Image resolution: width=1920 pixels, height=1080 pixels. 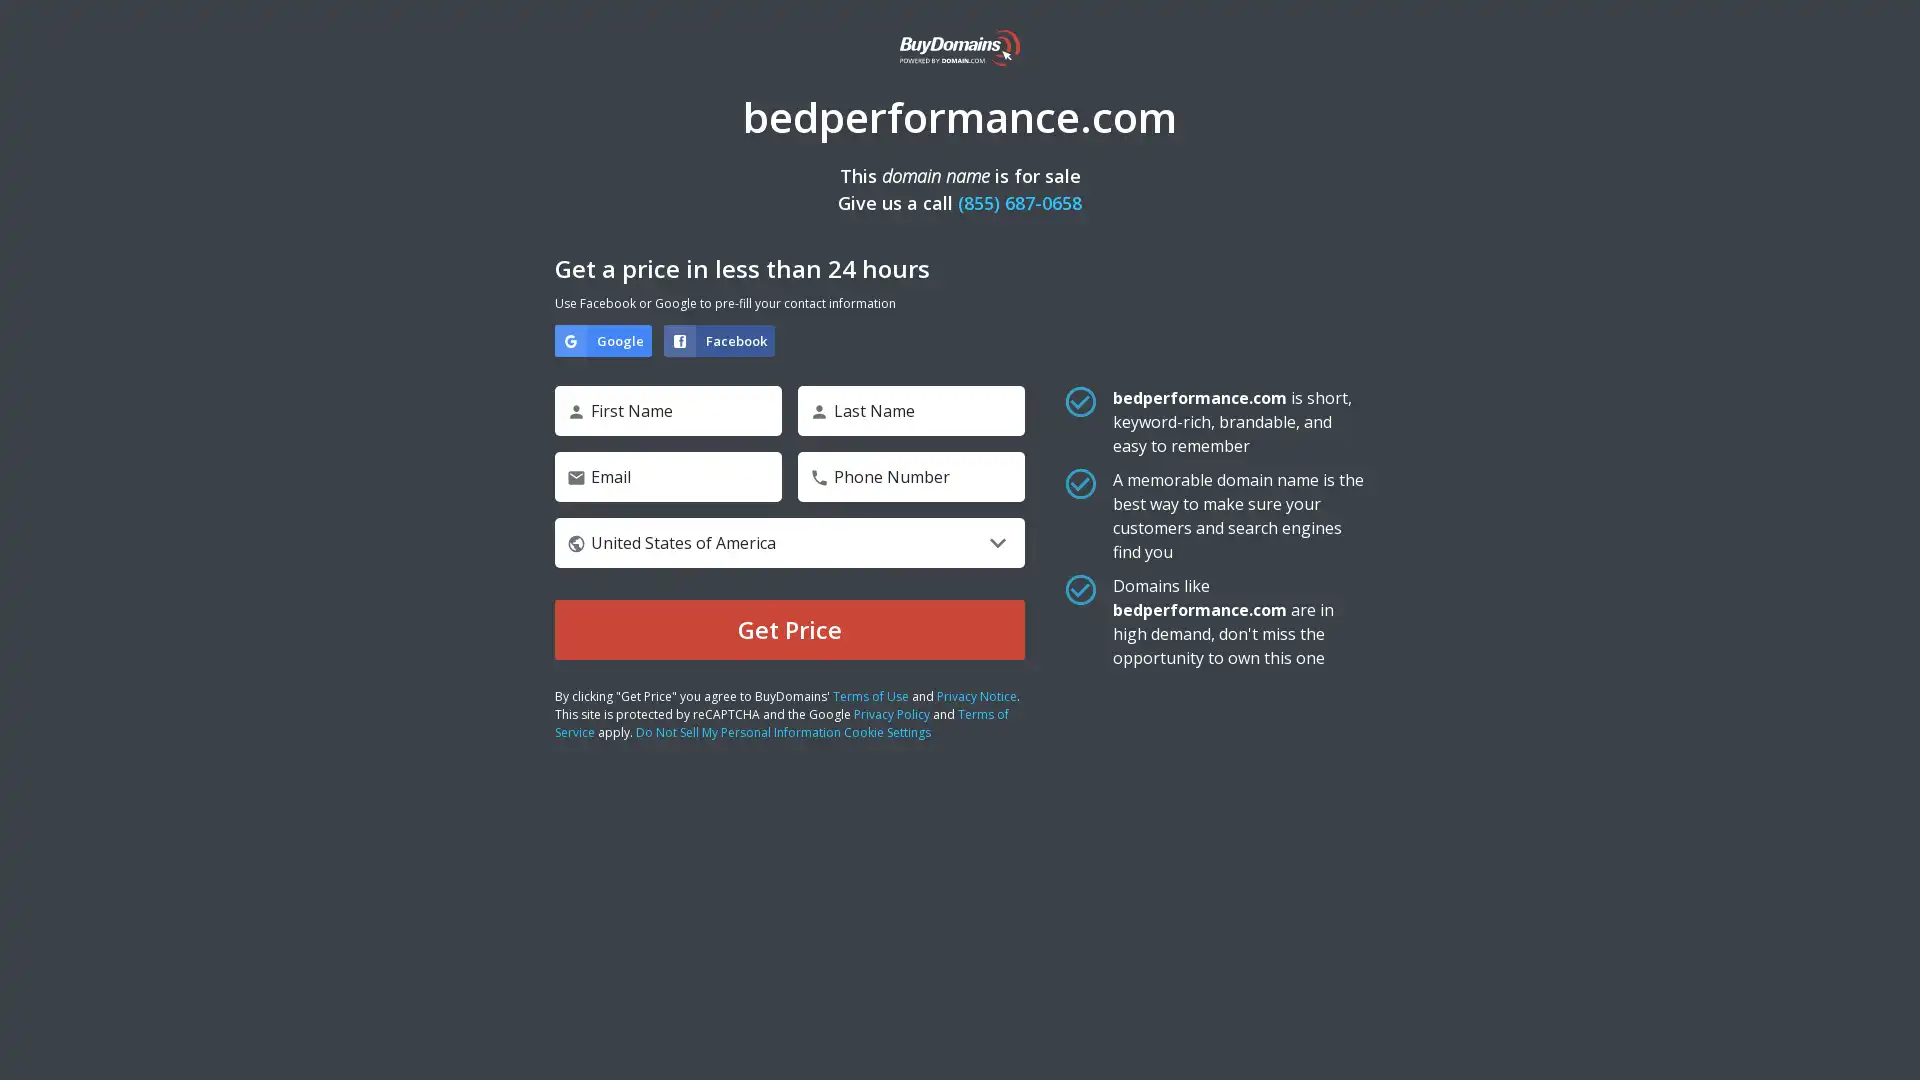 I want to click on Google, so click(x=602, y=339).